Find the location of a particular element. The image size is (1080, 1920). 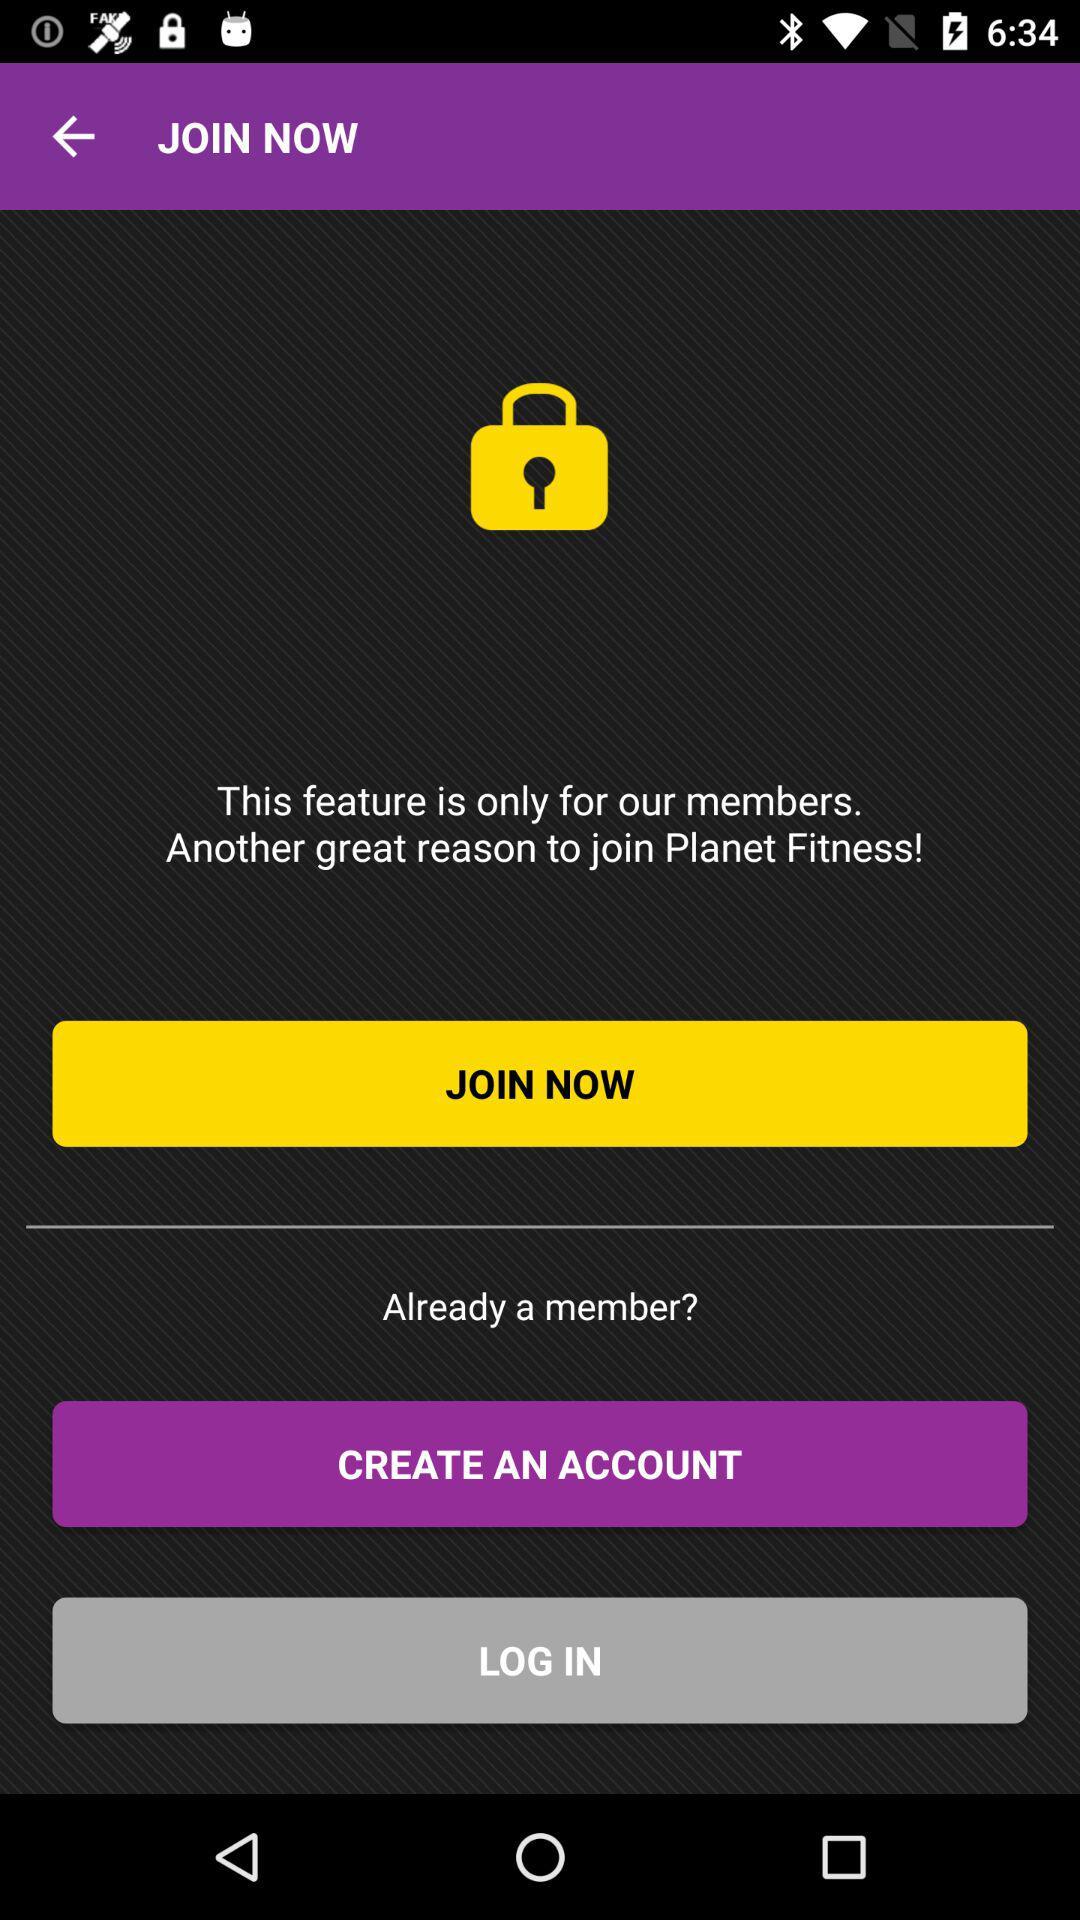

the create an account is located at coordinates (540, 1464).